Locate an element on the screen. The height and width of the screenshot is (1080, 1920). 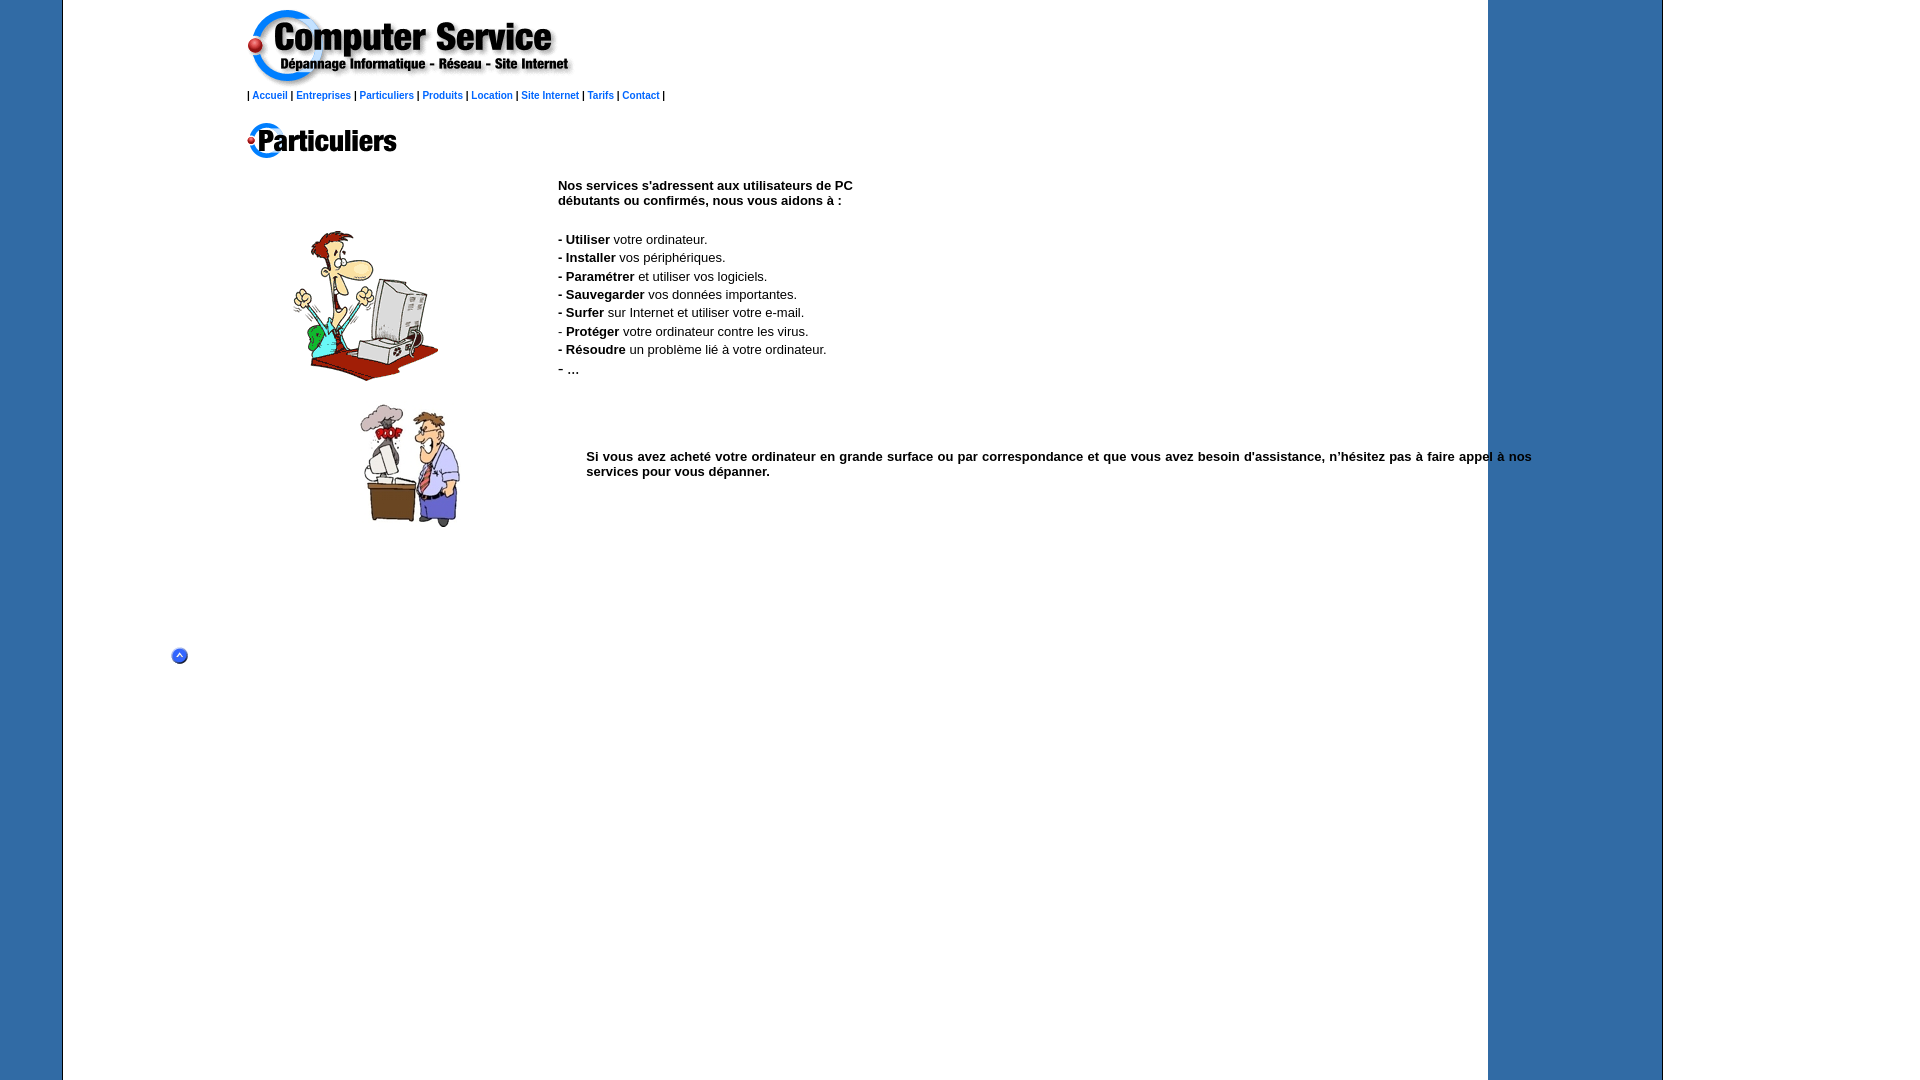
'Accueil' is located at coordinates (268, 95).